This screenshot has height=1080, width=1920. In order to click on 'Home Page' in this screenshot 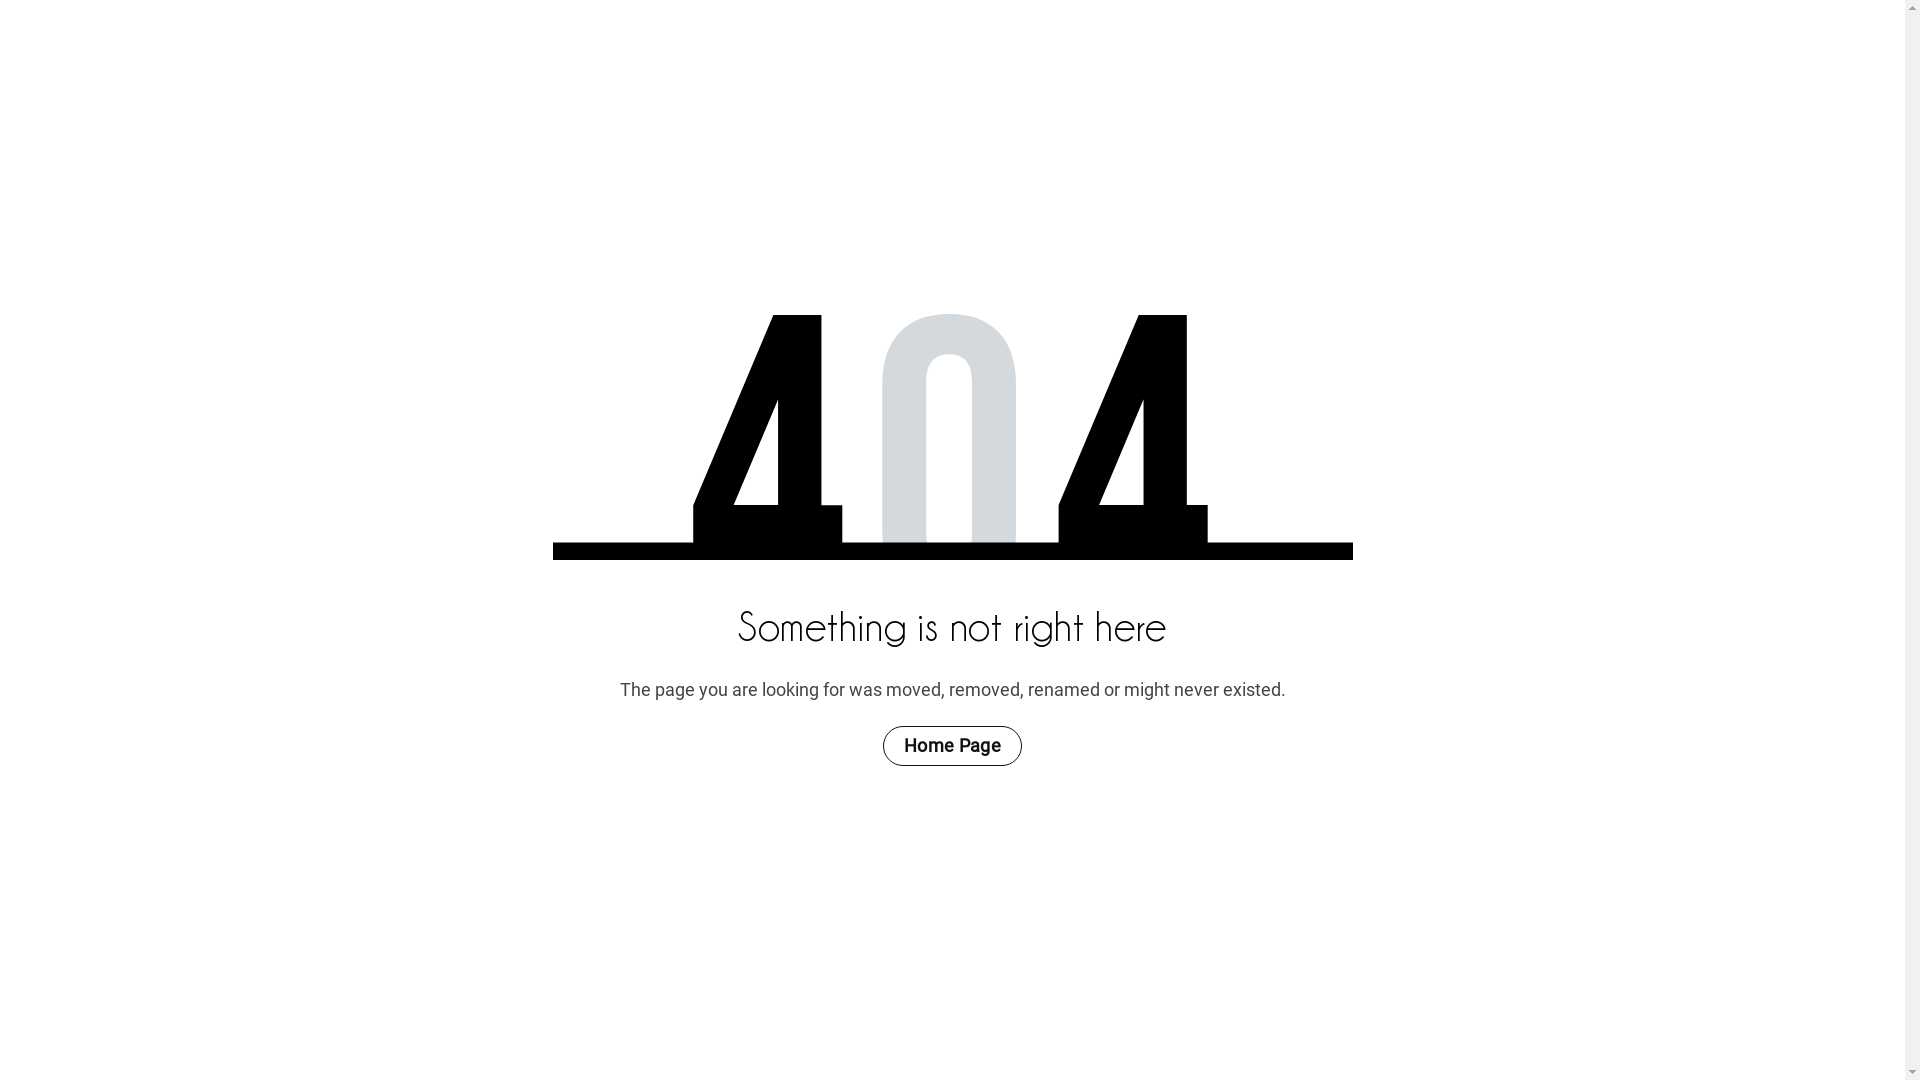, I will do `click(882, 745)`.